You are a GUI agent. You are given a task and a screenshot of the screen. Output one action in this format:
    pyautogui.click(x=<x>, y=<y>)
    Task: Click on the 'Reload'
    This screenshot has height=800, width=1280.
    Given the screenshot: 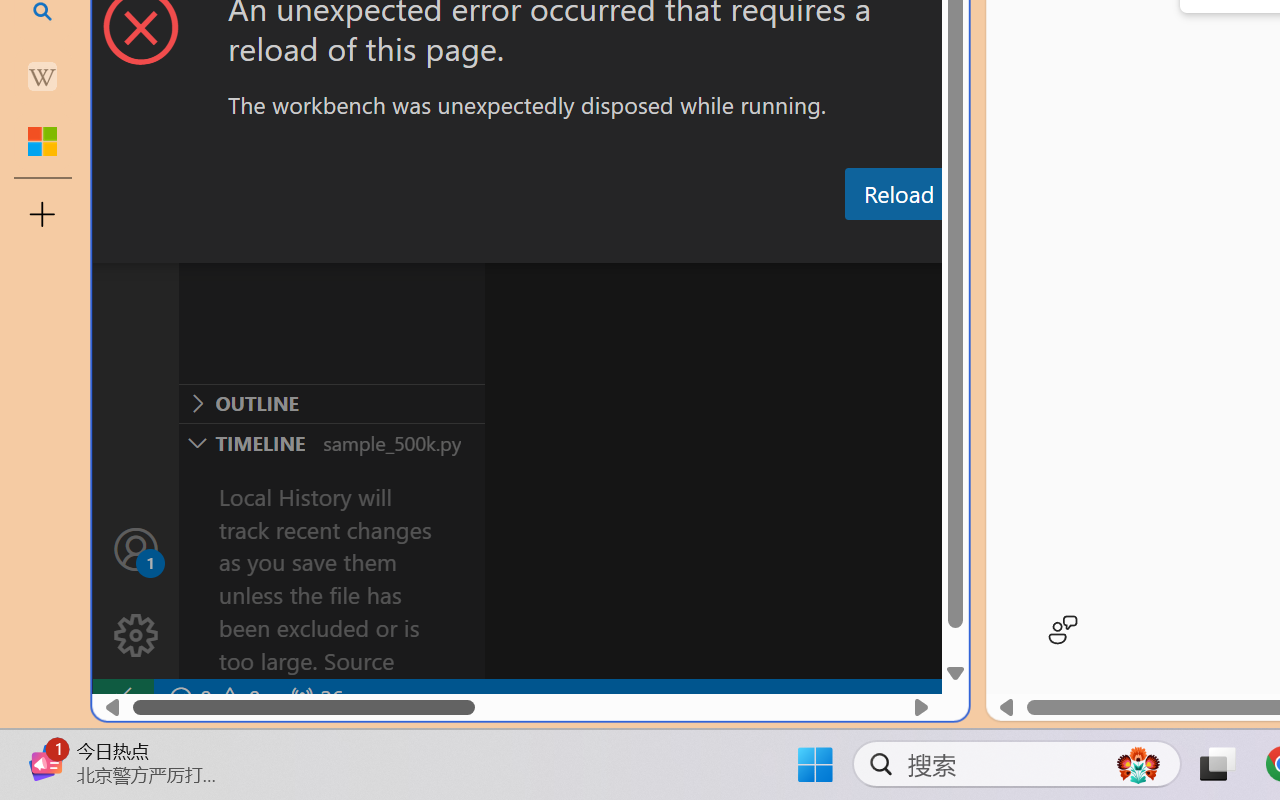 What is the action you would take?
    pyautogui.click(x=897, y=192)
    